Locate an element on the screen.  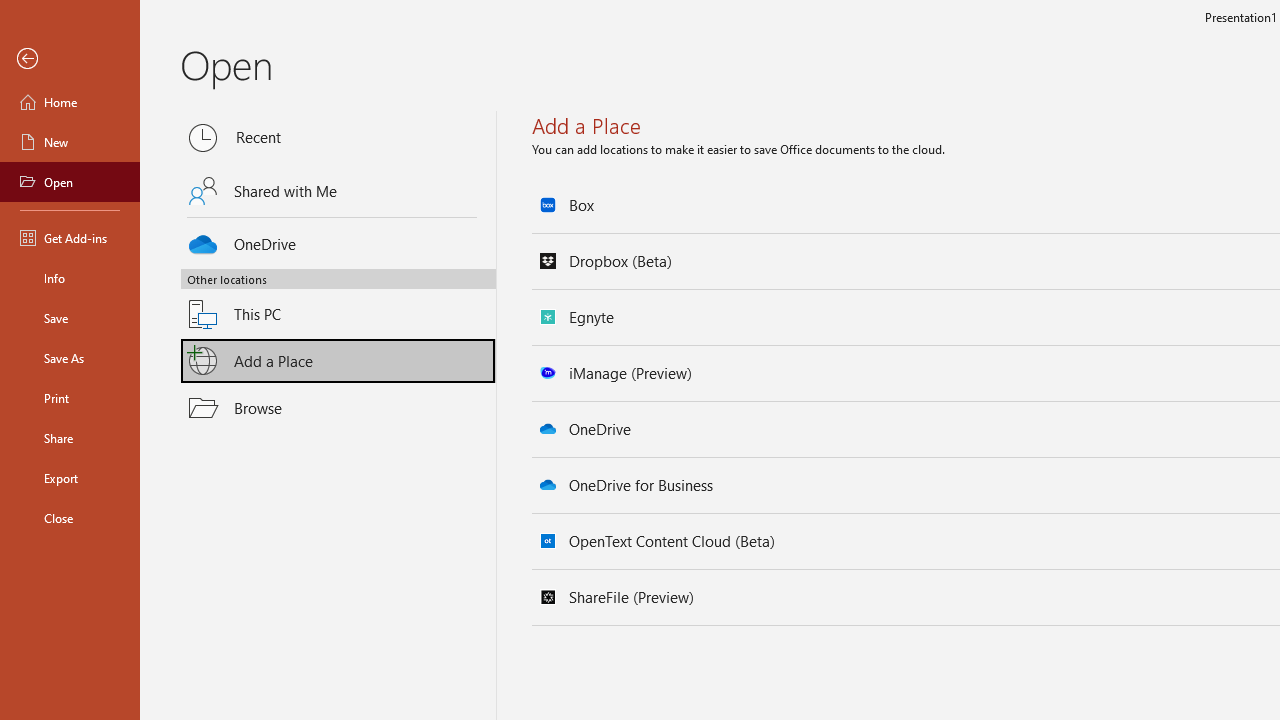
'Info' is located at coordinates (69, 277).